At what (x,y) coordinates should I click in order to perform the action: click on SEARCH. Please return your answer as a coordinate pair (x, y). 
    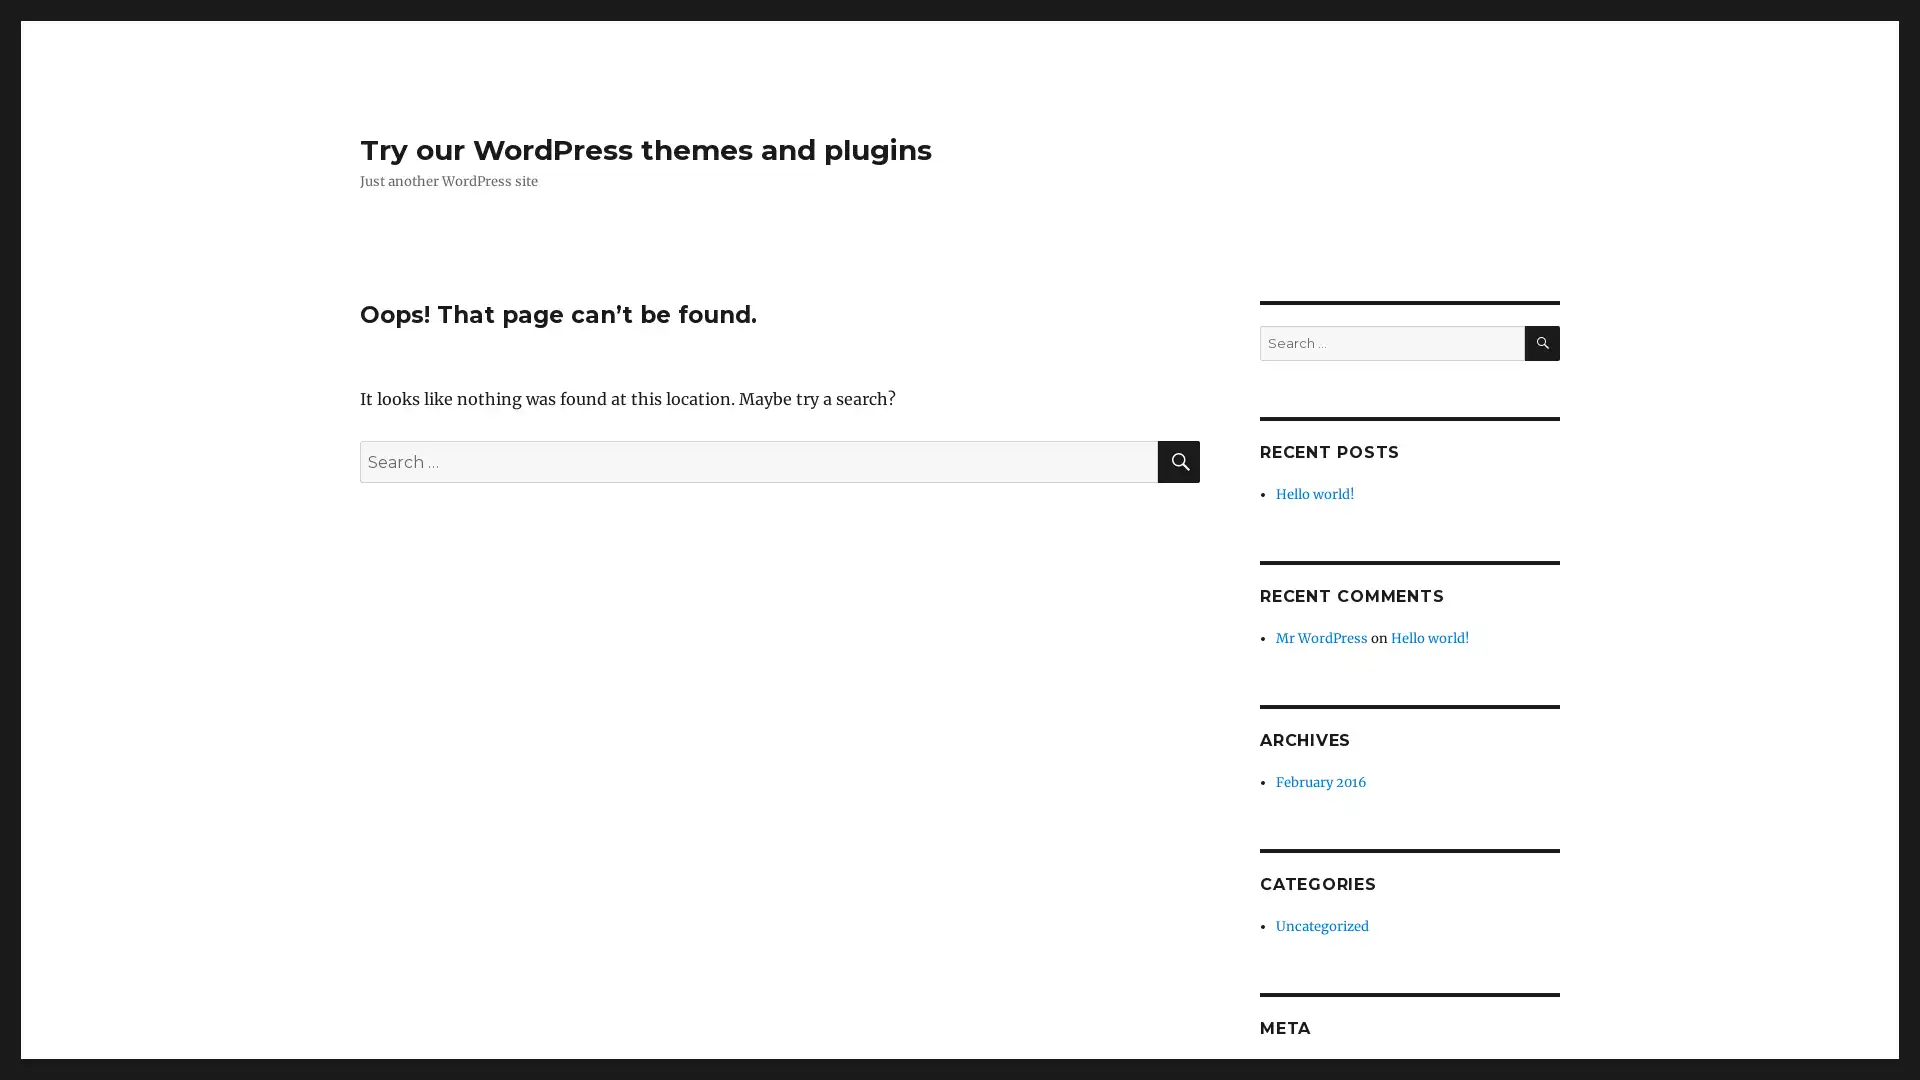
    Looking at the image, I should click on (1541, 342).